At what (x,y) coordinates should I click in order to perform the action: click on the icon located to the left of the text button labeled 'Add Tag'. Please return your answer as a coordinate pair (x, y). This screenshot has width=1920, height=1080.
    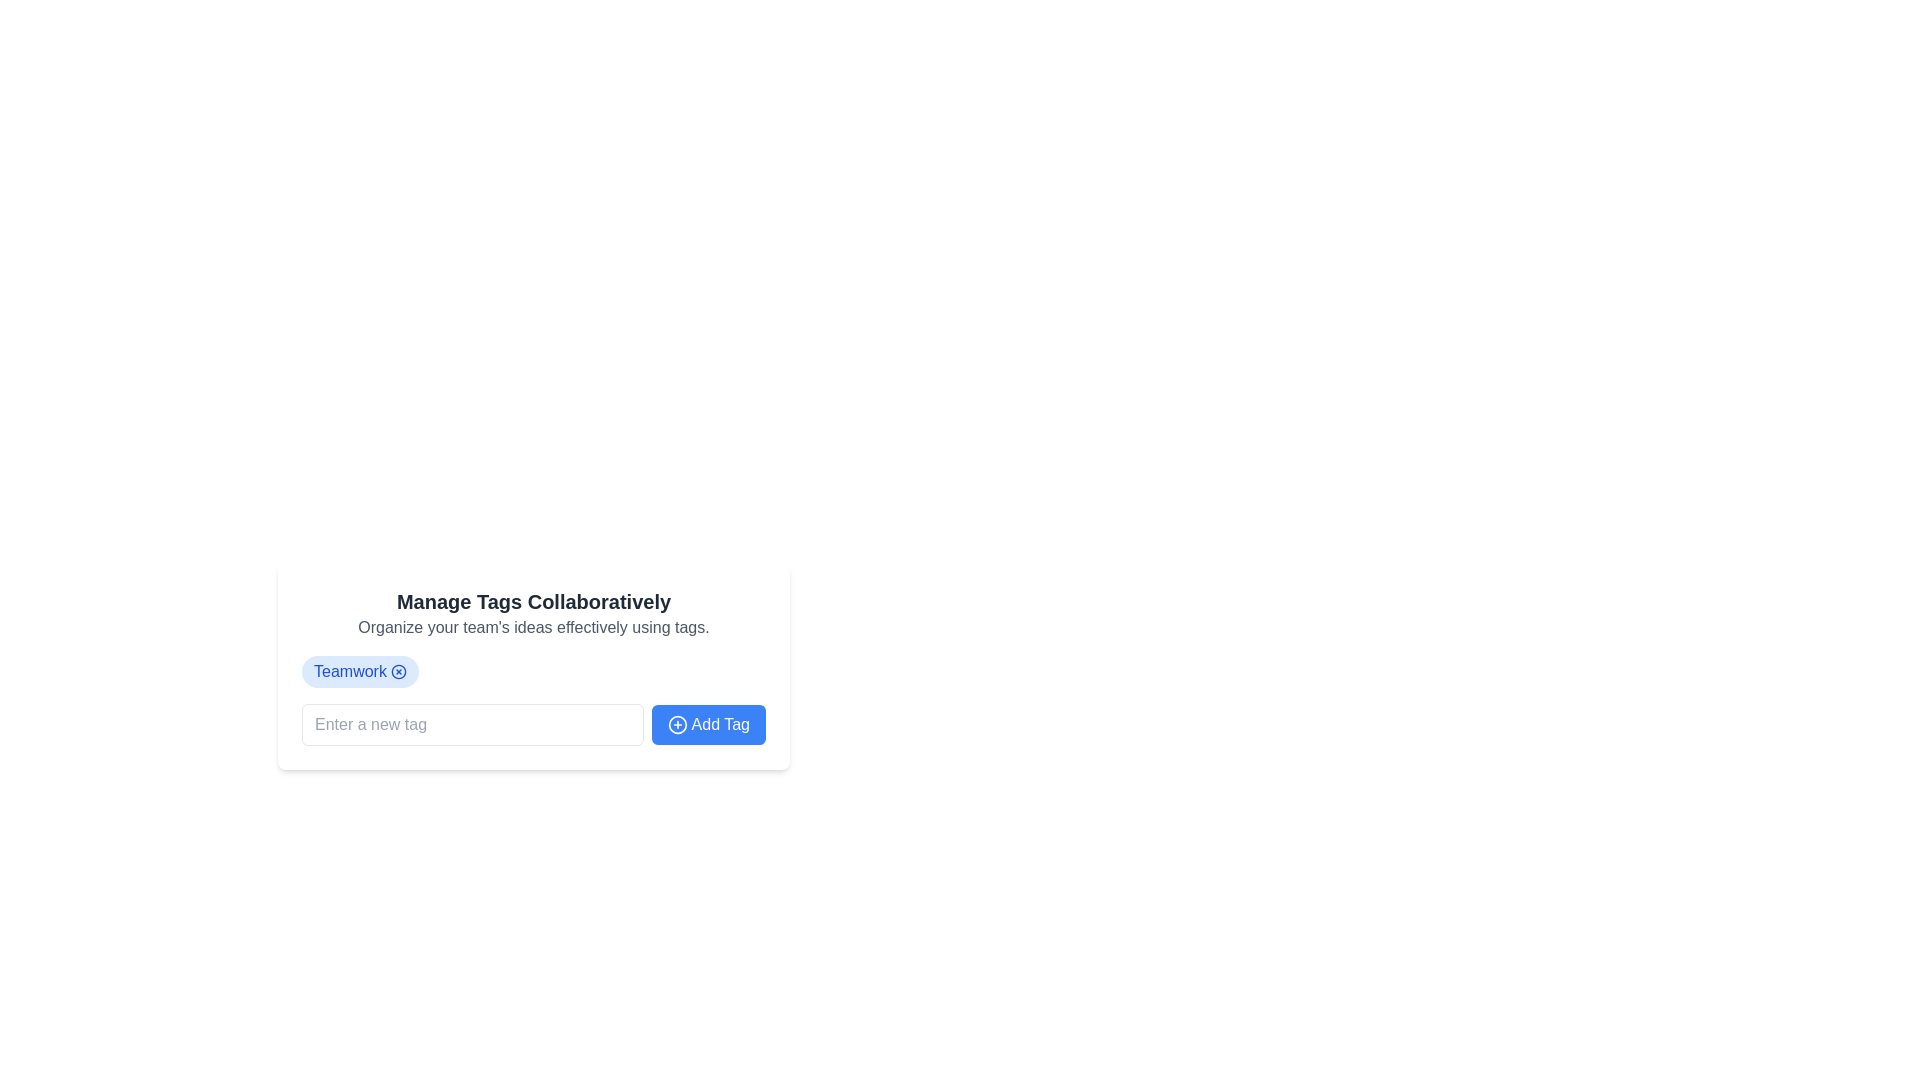
    Looking at the image, I should click on (677, 725).